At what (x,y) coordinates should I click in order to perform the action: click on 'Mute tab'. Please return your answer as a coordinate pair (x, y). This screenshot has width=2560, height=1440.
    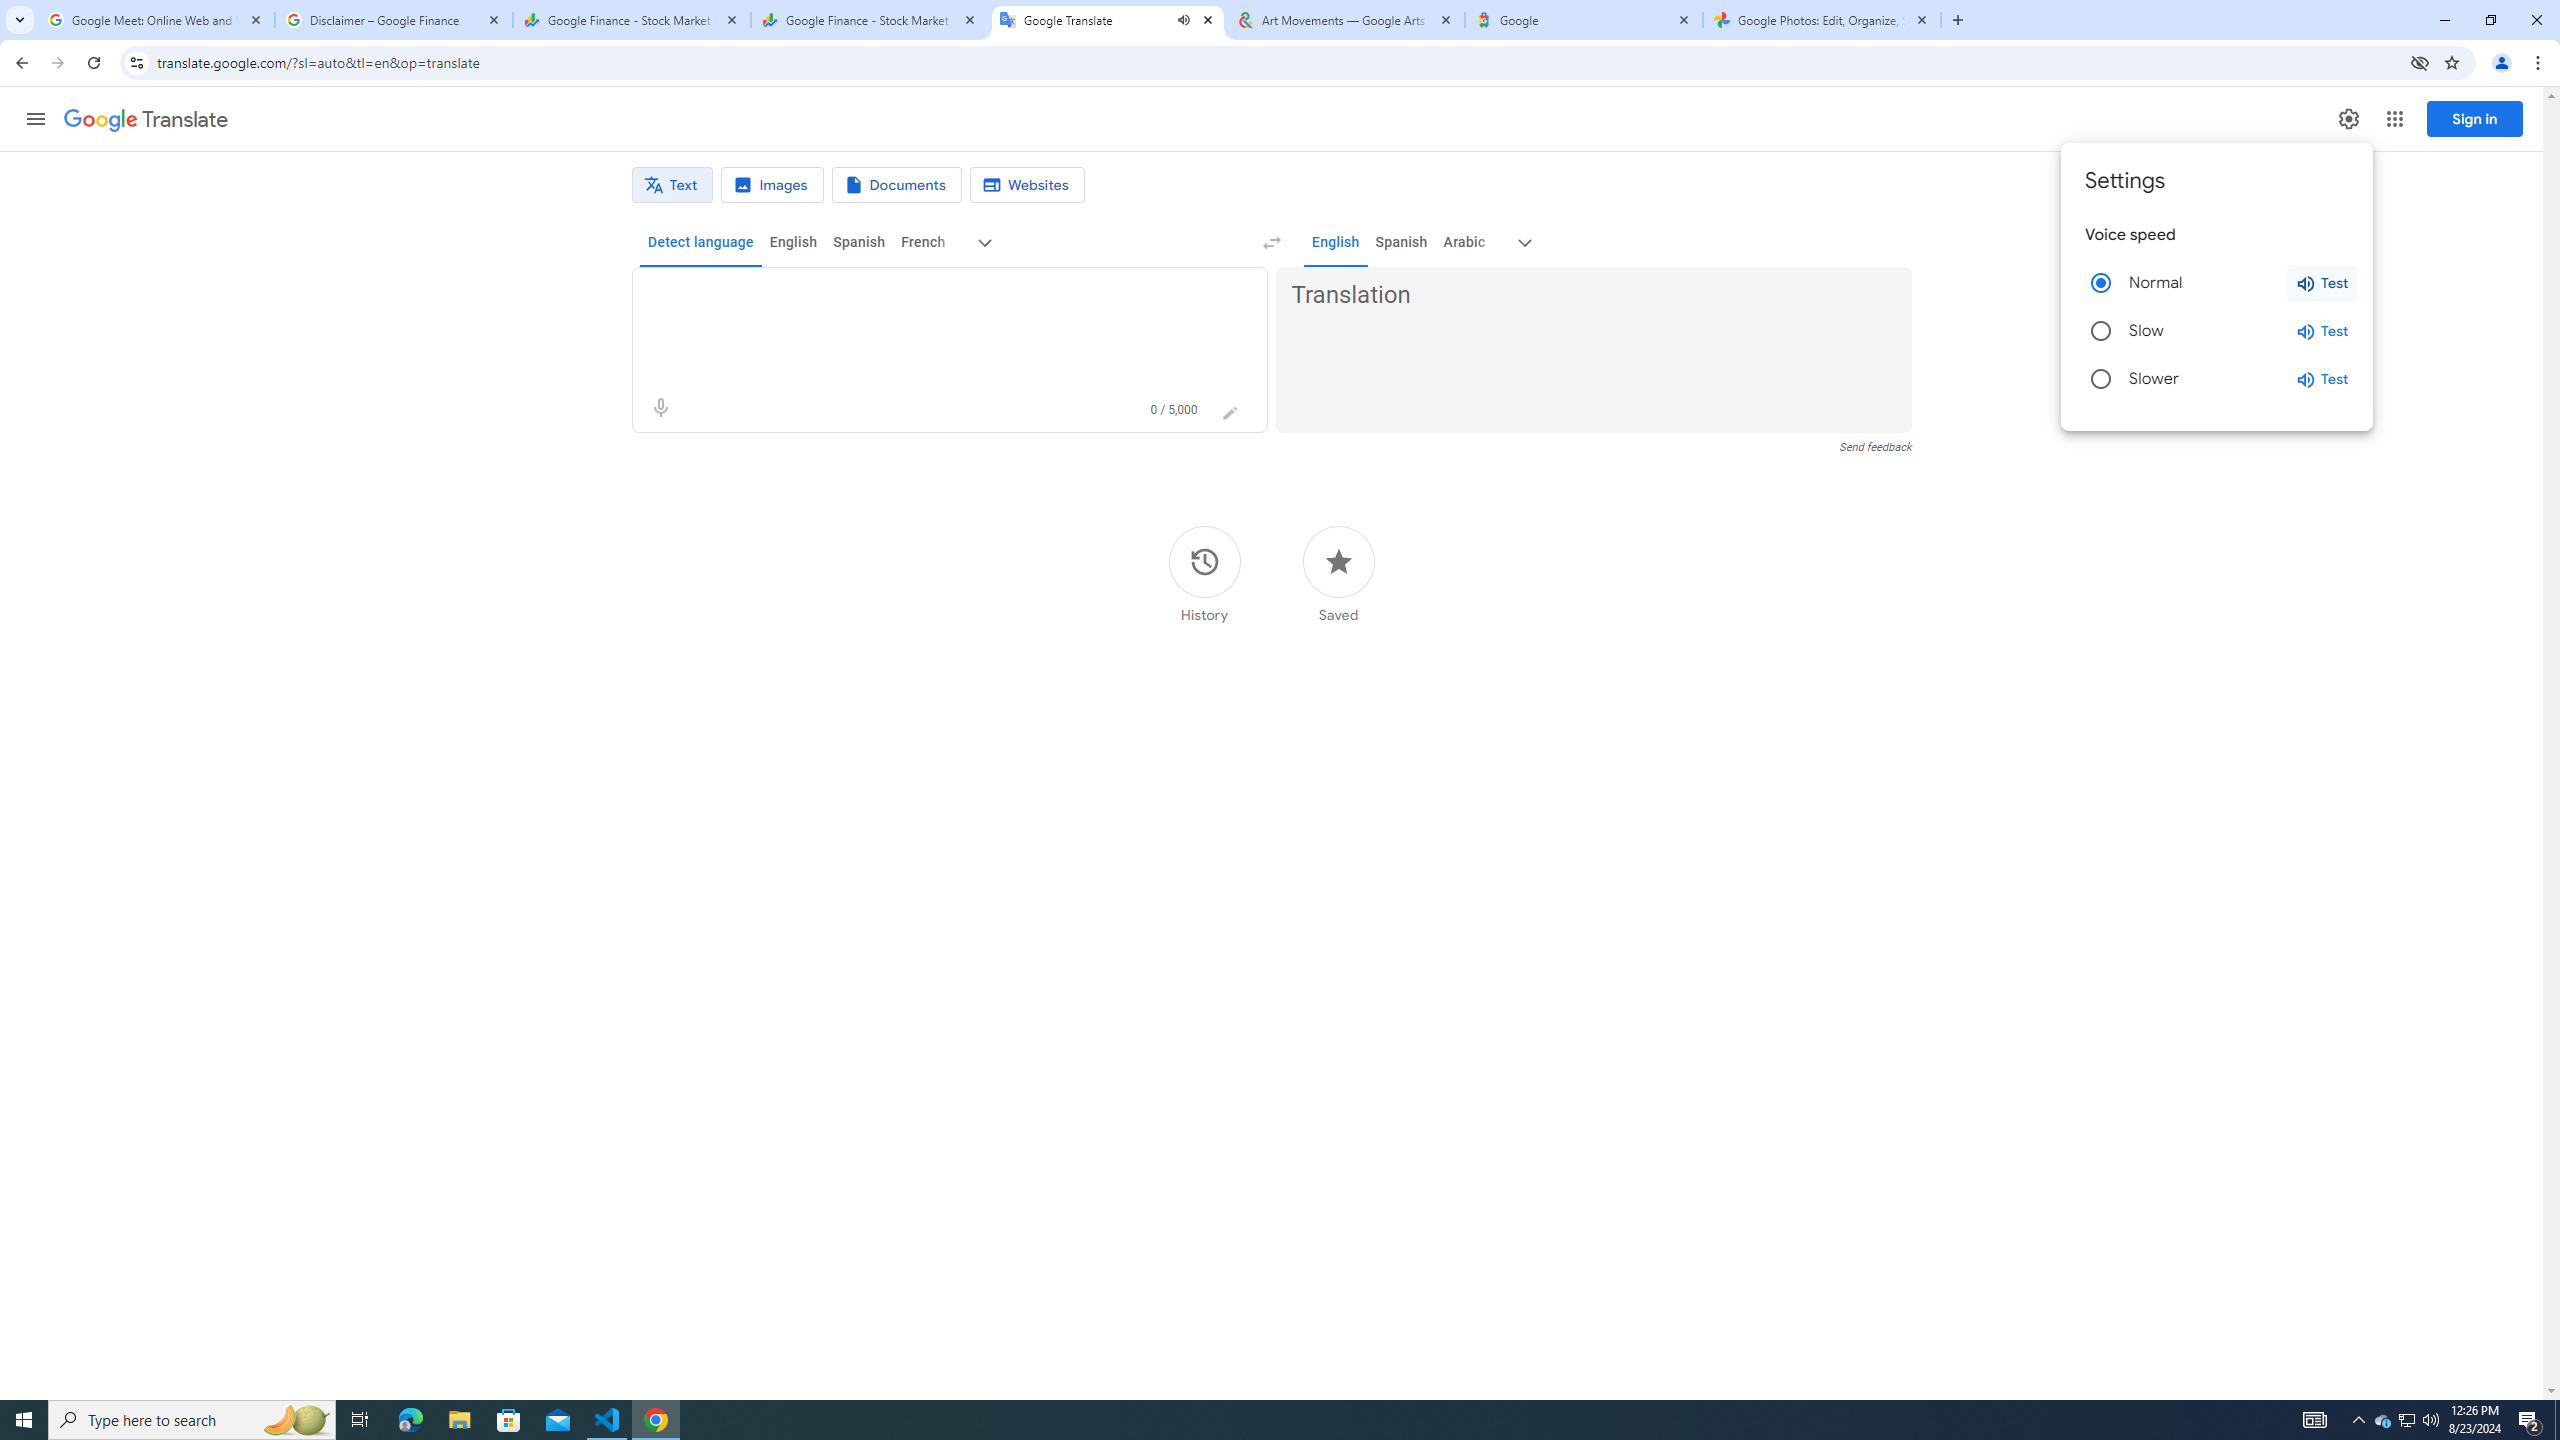
    Looking at the image, I should click on (1183, 19).